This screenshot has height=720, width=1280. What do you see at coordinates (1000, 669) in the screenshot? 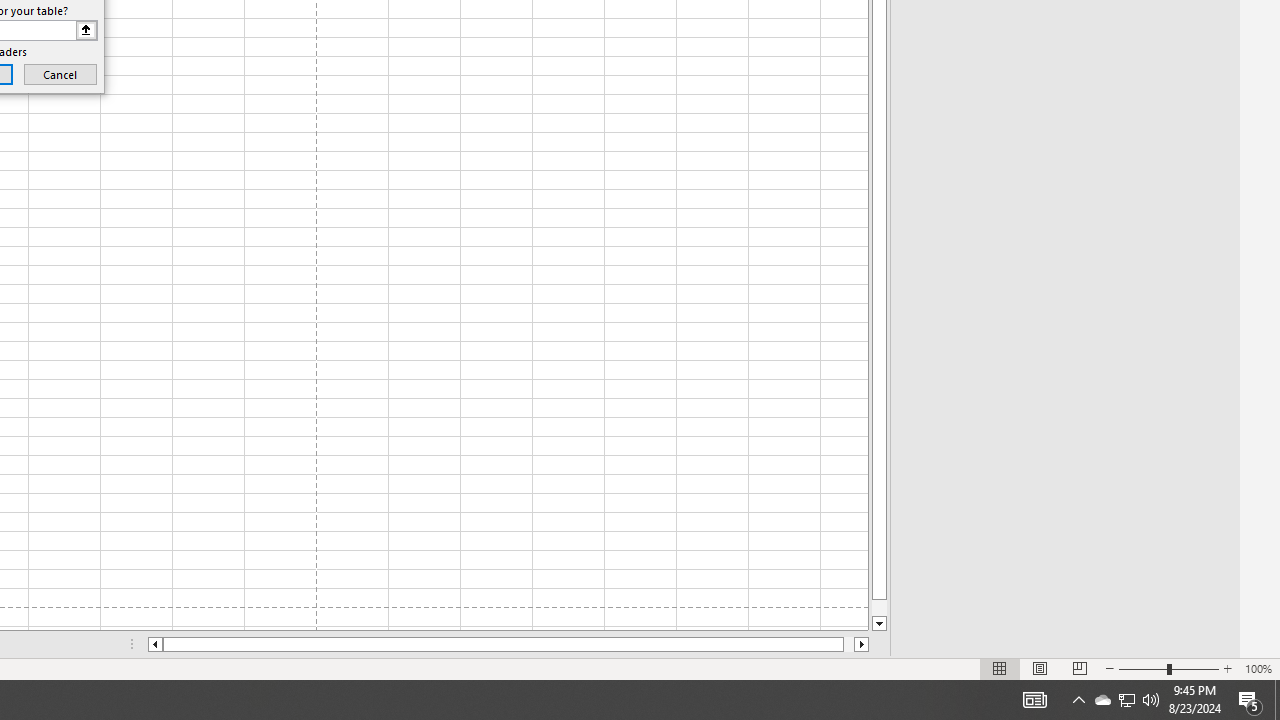
I see `'Normal'` at bounding box center [1000, 669].